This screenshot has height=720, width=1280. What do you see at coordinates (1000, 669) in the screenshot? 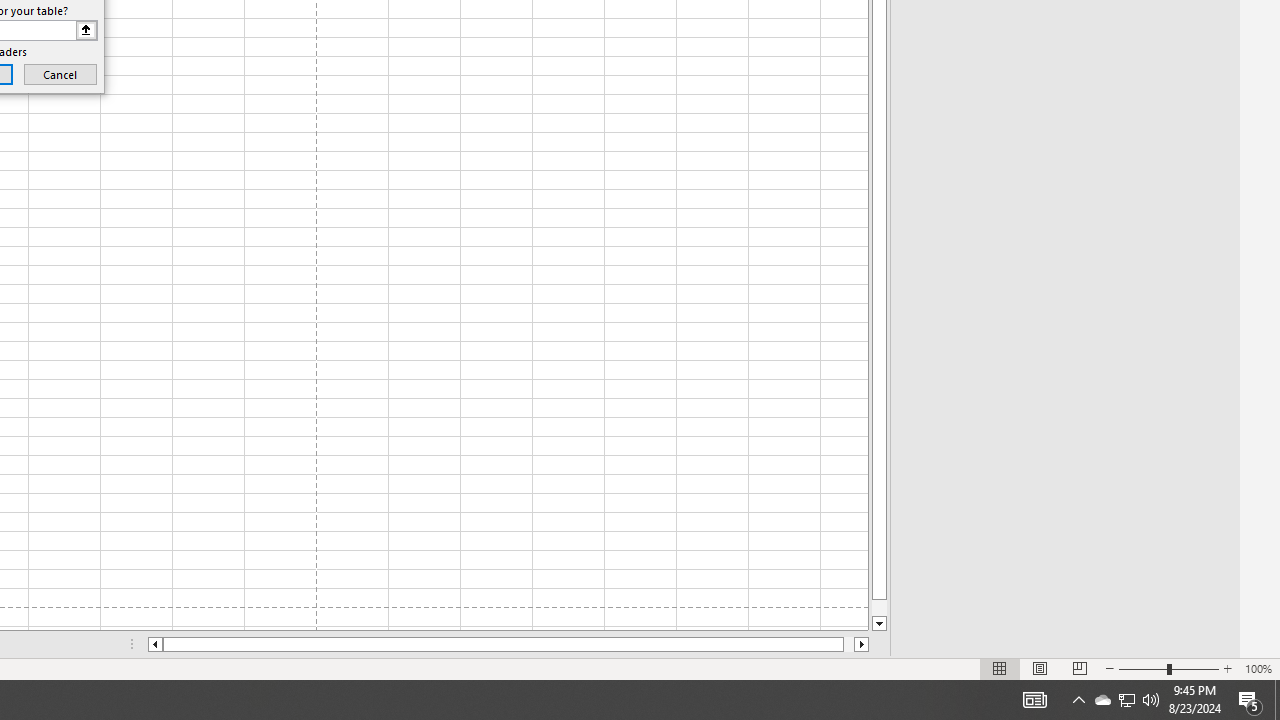
I see `'Normal'` at bounding box center [1000, 669].